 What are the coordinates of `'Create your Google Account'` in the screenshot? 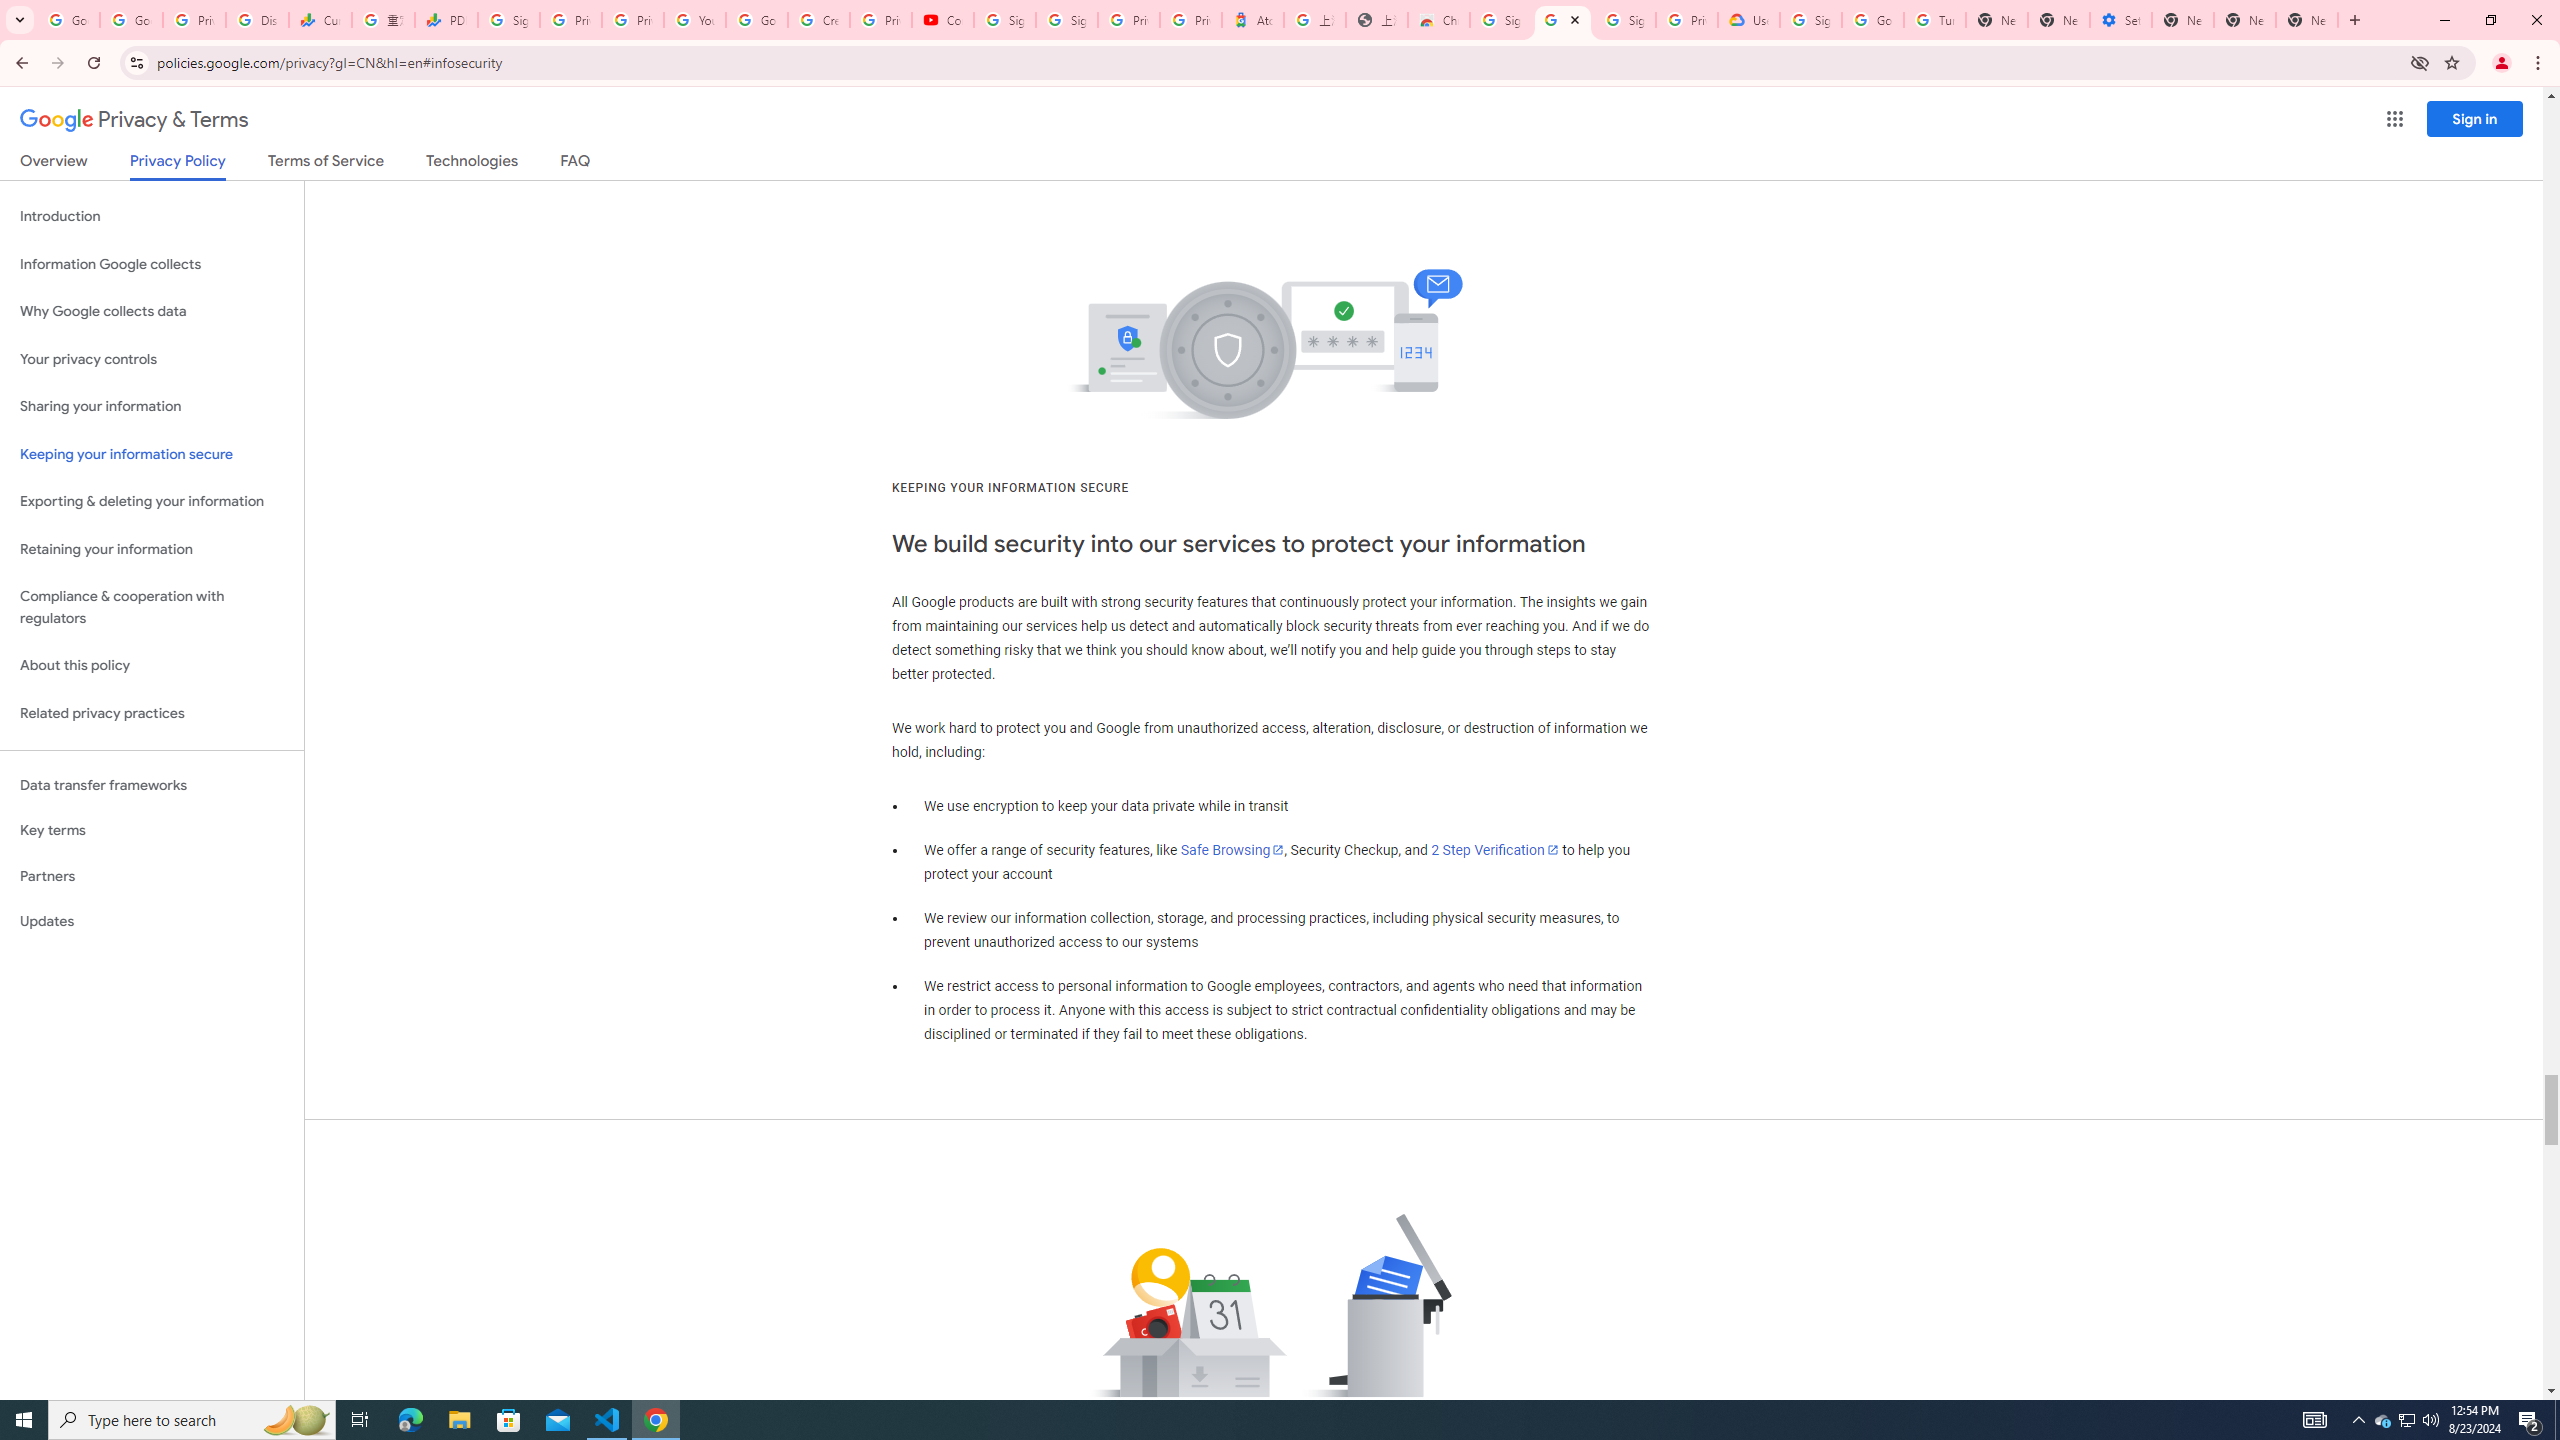 It's located at (819, 19).